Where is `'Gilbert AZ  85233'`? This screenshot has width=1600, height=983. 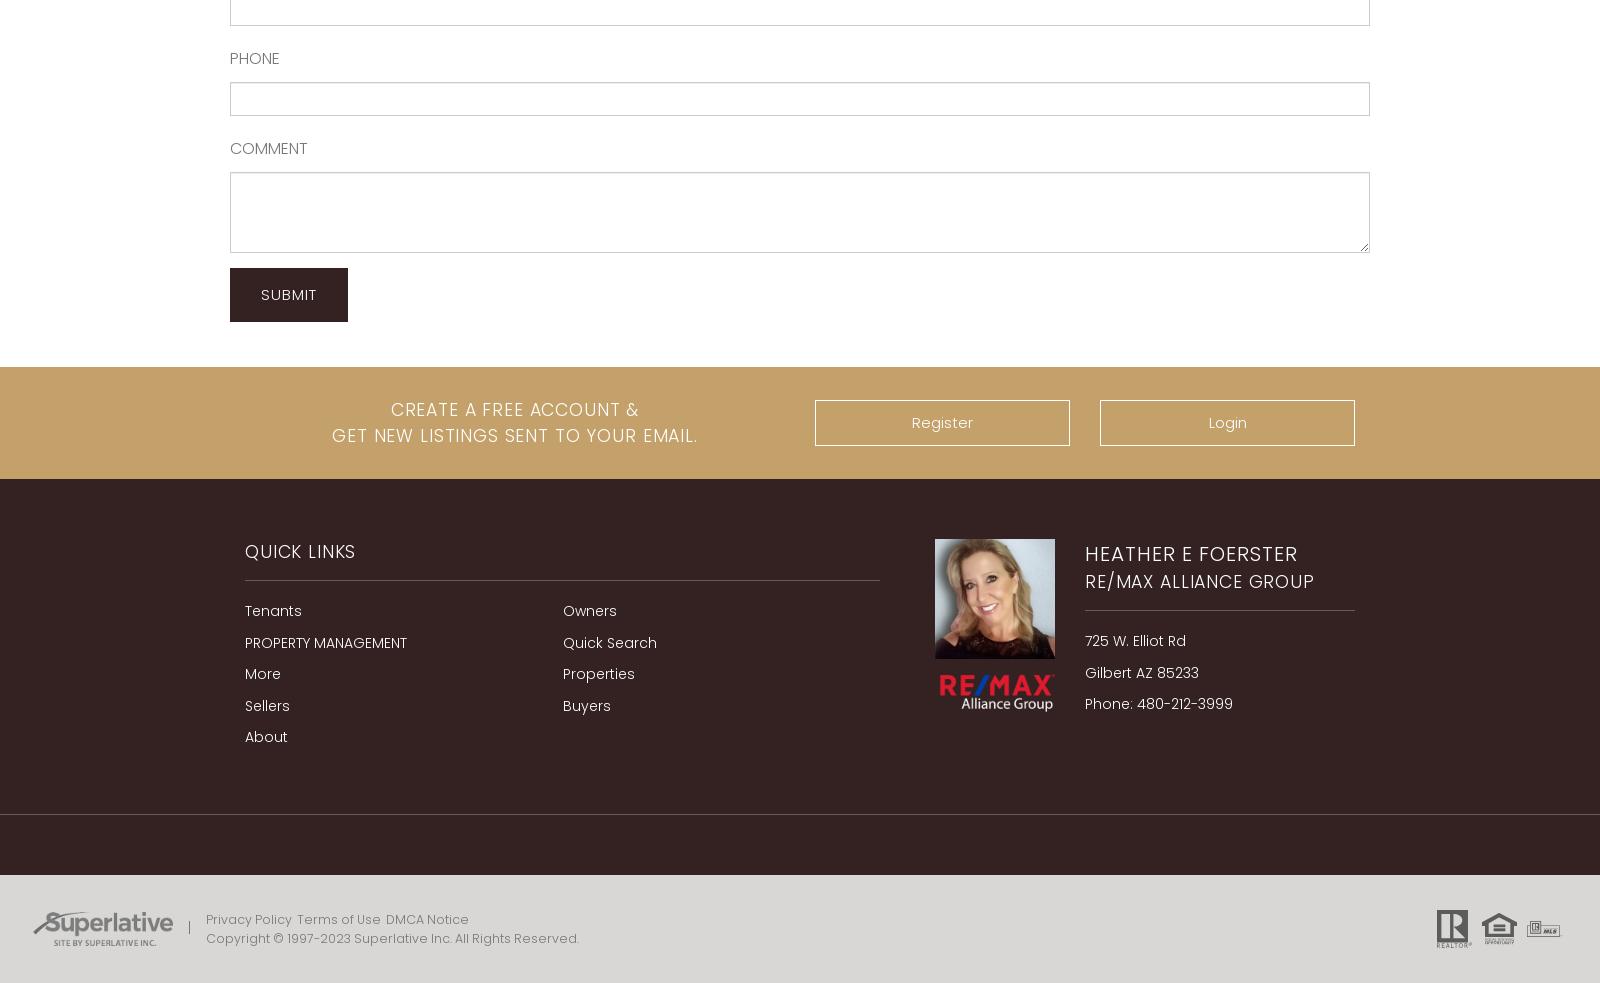
'Gilbert AZ  85233' is located at coordinates (1141, 670).